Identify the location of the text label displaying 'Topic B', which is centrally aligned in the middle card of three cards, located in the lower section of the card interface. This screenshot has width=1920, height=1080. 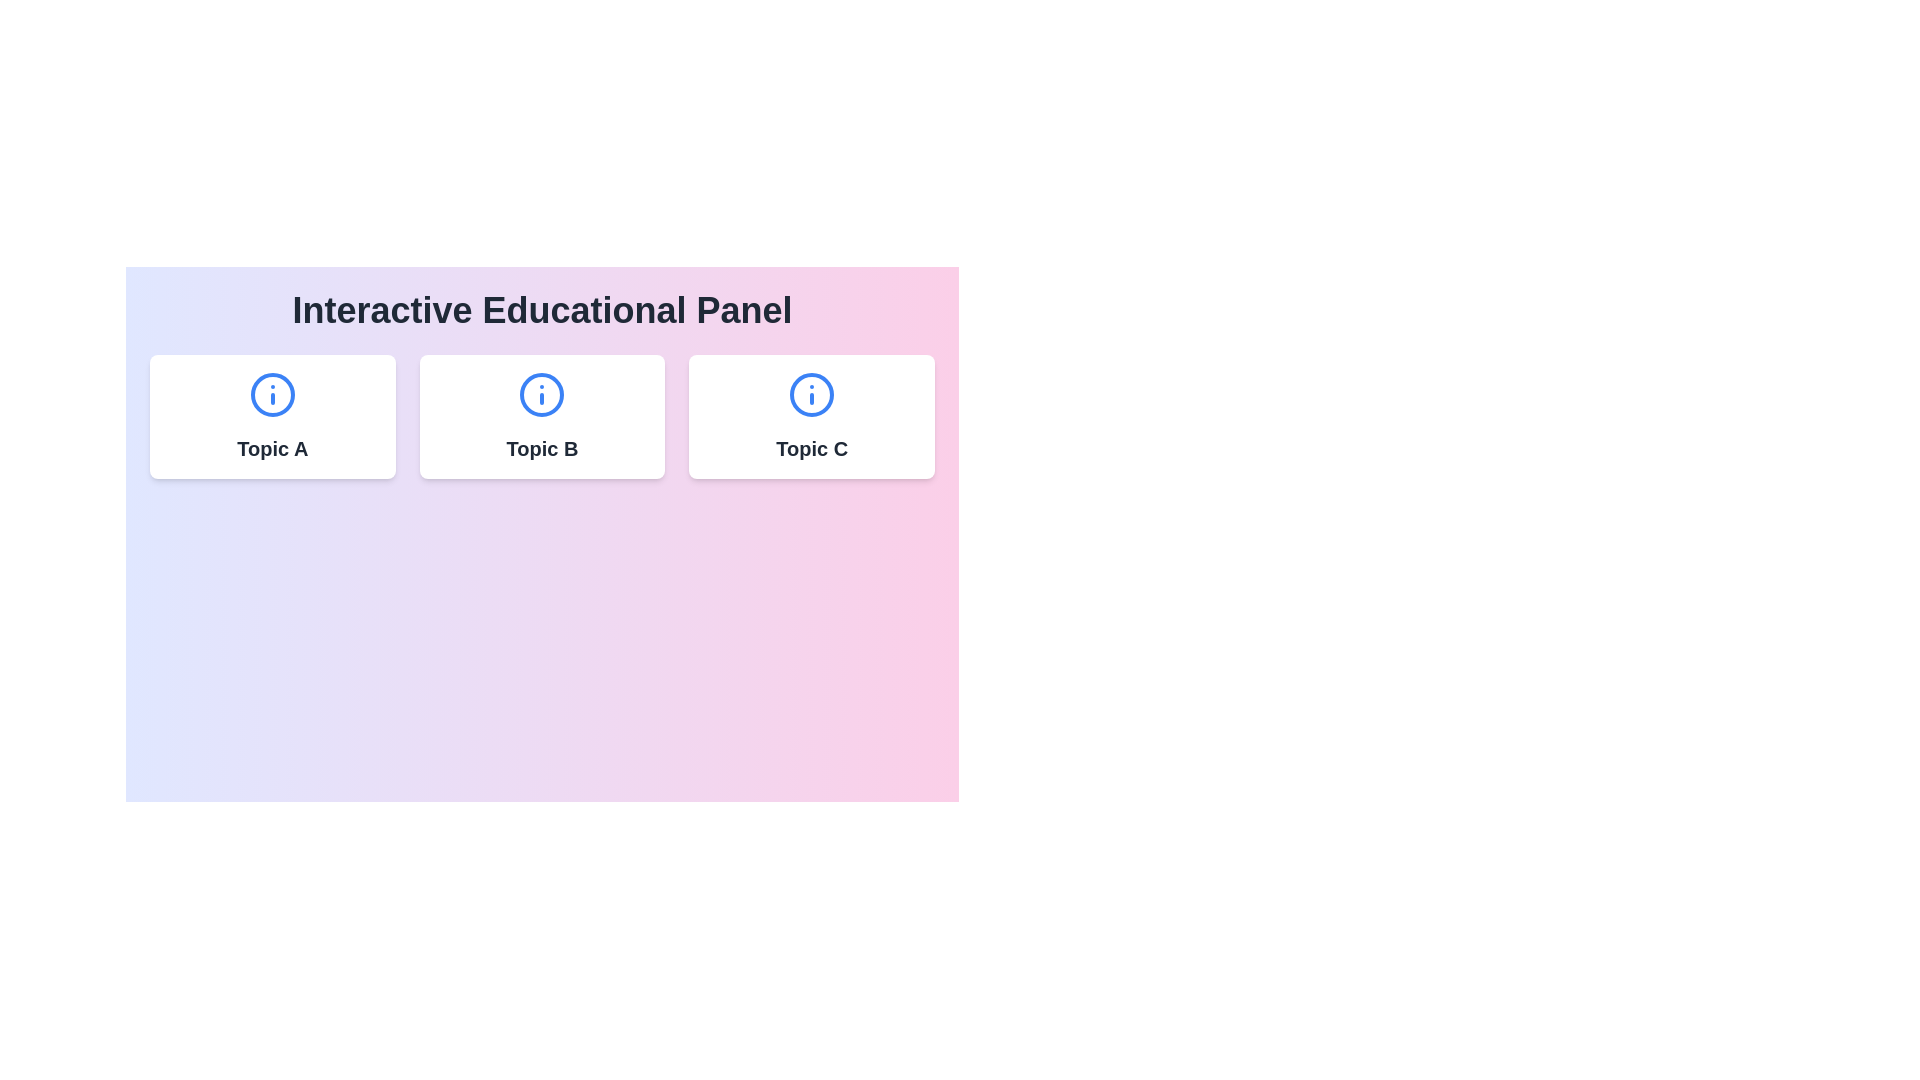
(542, 447).